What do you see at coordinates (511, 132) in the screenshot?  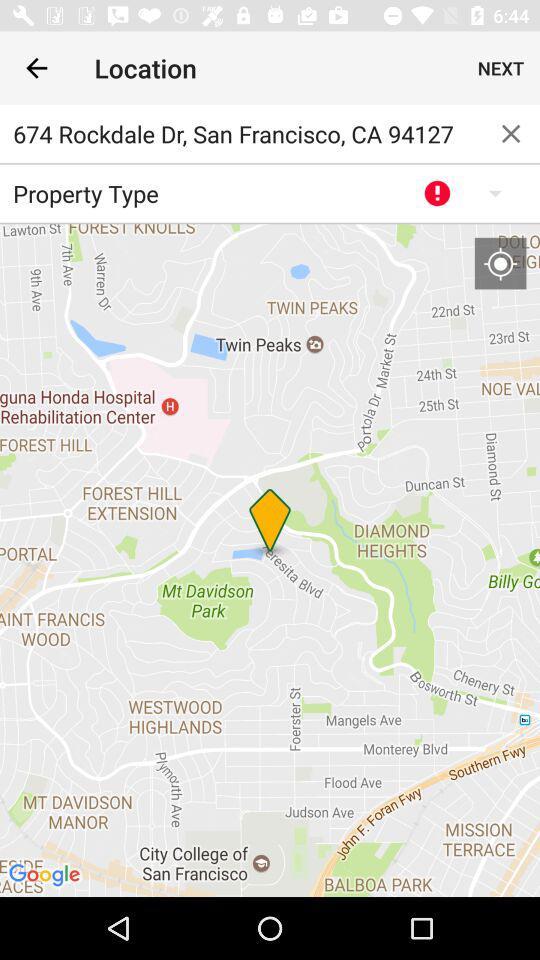 I see `the icon below next item` at bounding box center [511, 132].